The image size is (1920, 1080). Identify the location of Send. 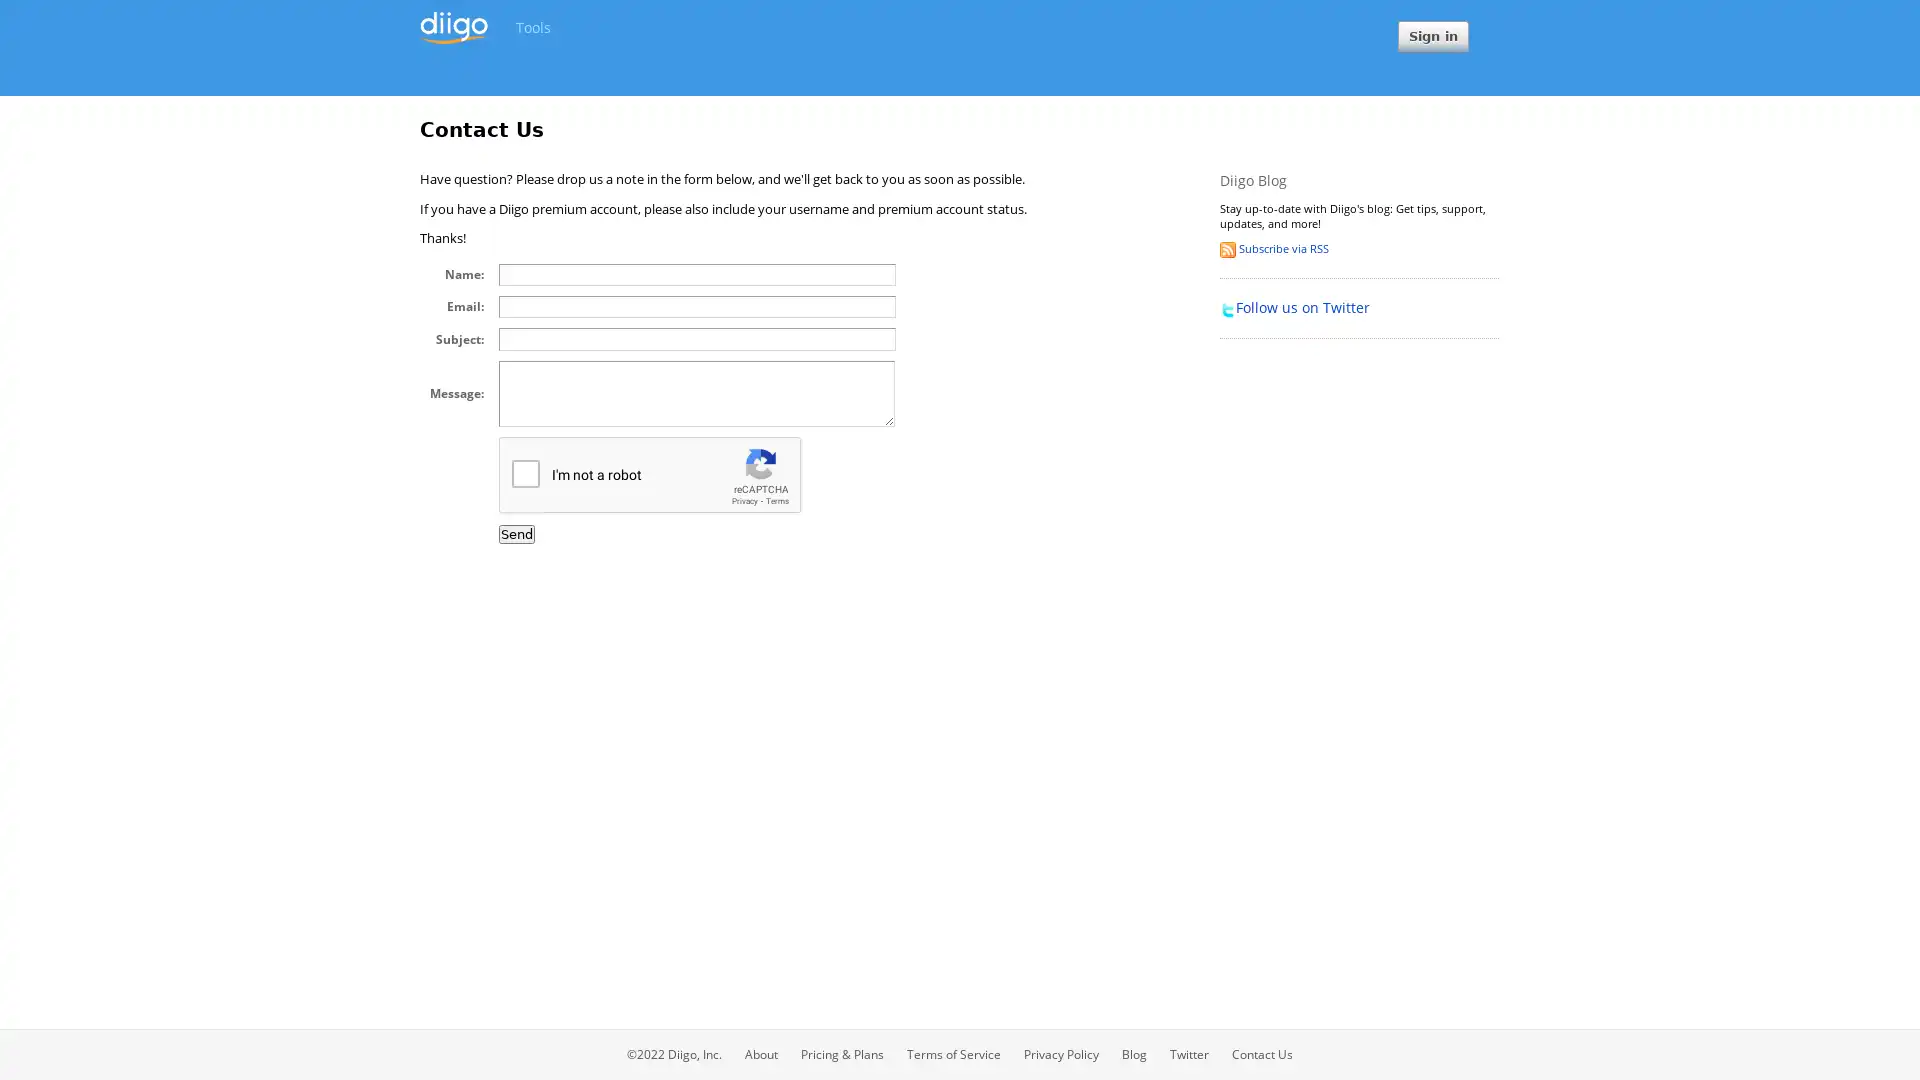
(517, 533).